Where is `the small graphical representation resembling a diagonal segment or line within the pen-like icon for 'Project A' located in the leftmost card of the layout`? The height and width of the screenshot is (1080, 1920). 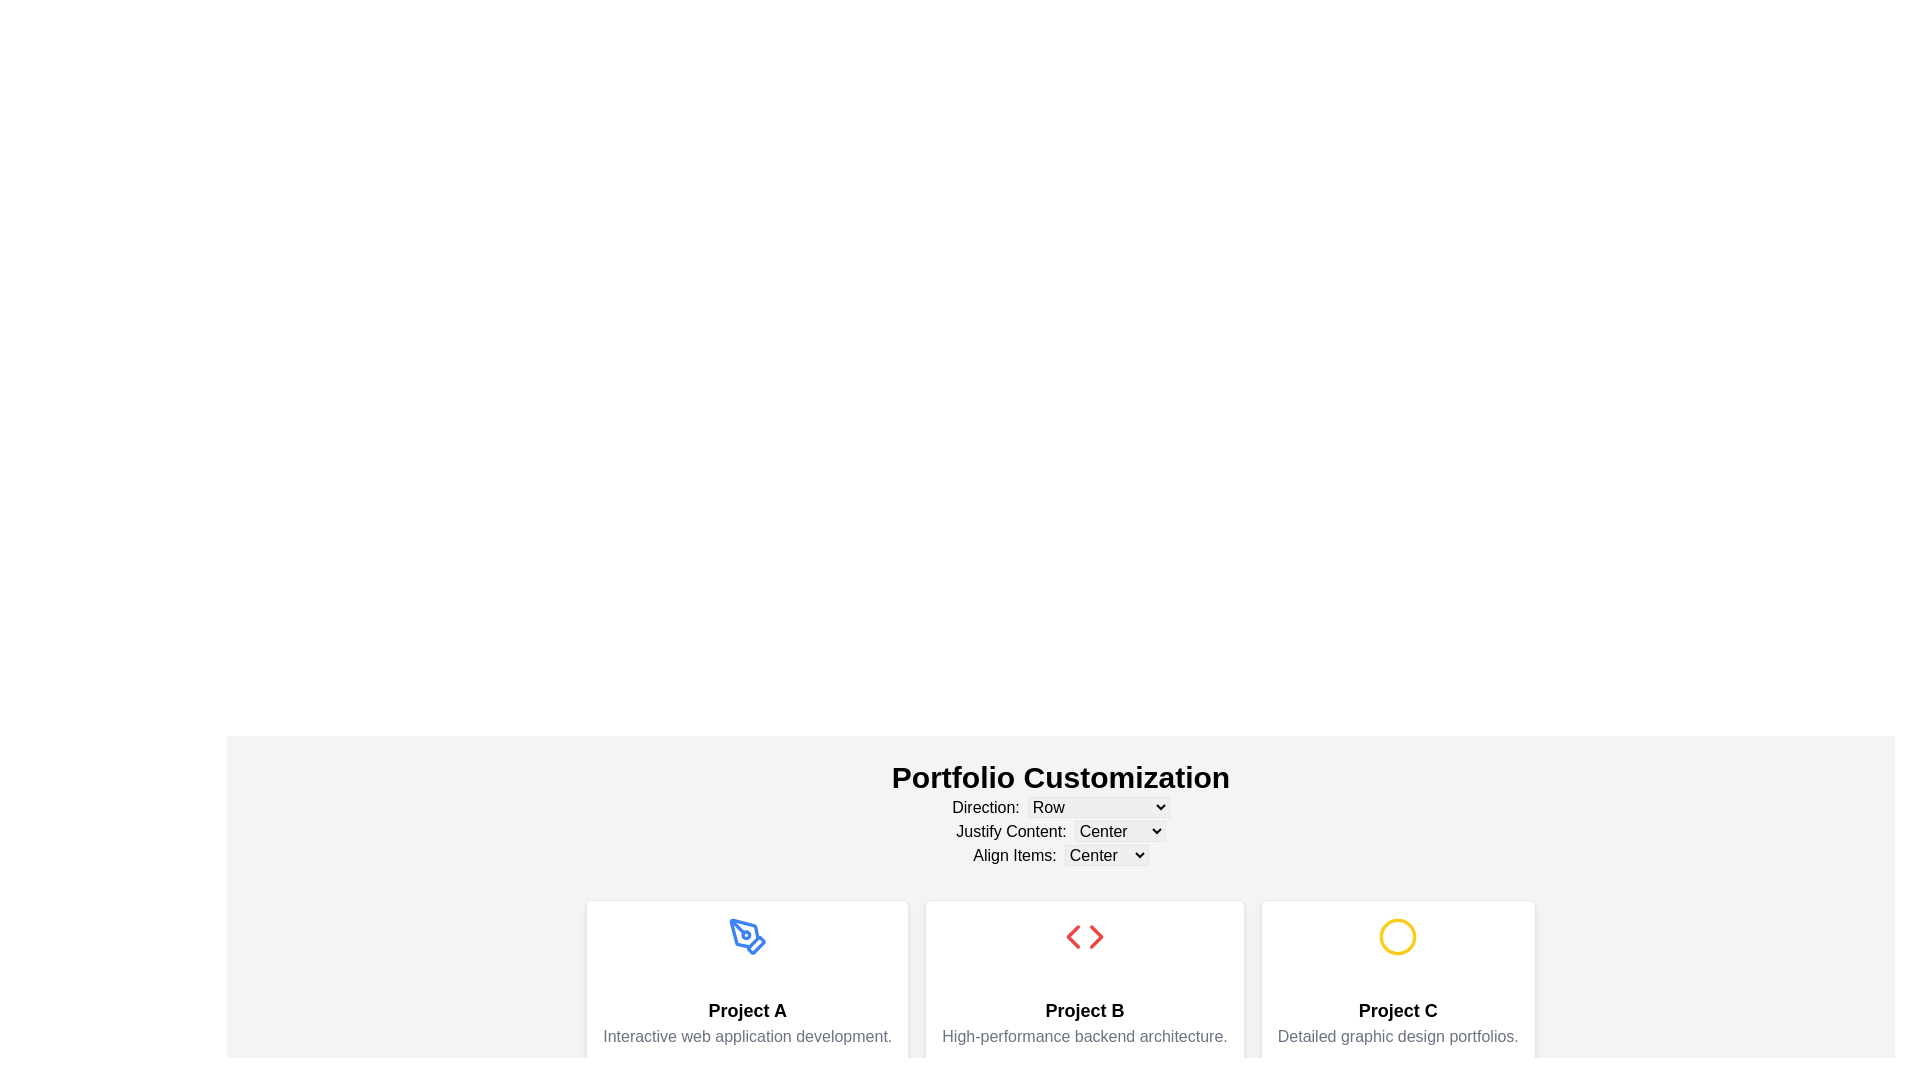 the small graphical representation resembling a diagonal segment or line within the pen-like icon for 'Project A' located in the leftmost card of the layout is located at coordinates (755, 945).